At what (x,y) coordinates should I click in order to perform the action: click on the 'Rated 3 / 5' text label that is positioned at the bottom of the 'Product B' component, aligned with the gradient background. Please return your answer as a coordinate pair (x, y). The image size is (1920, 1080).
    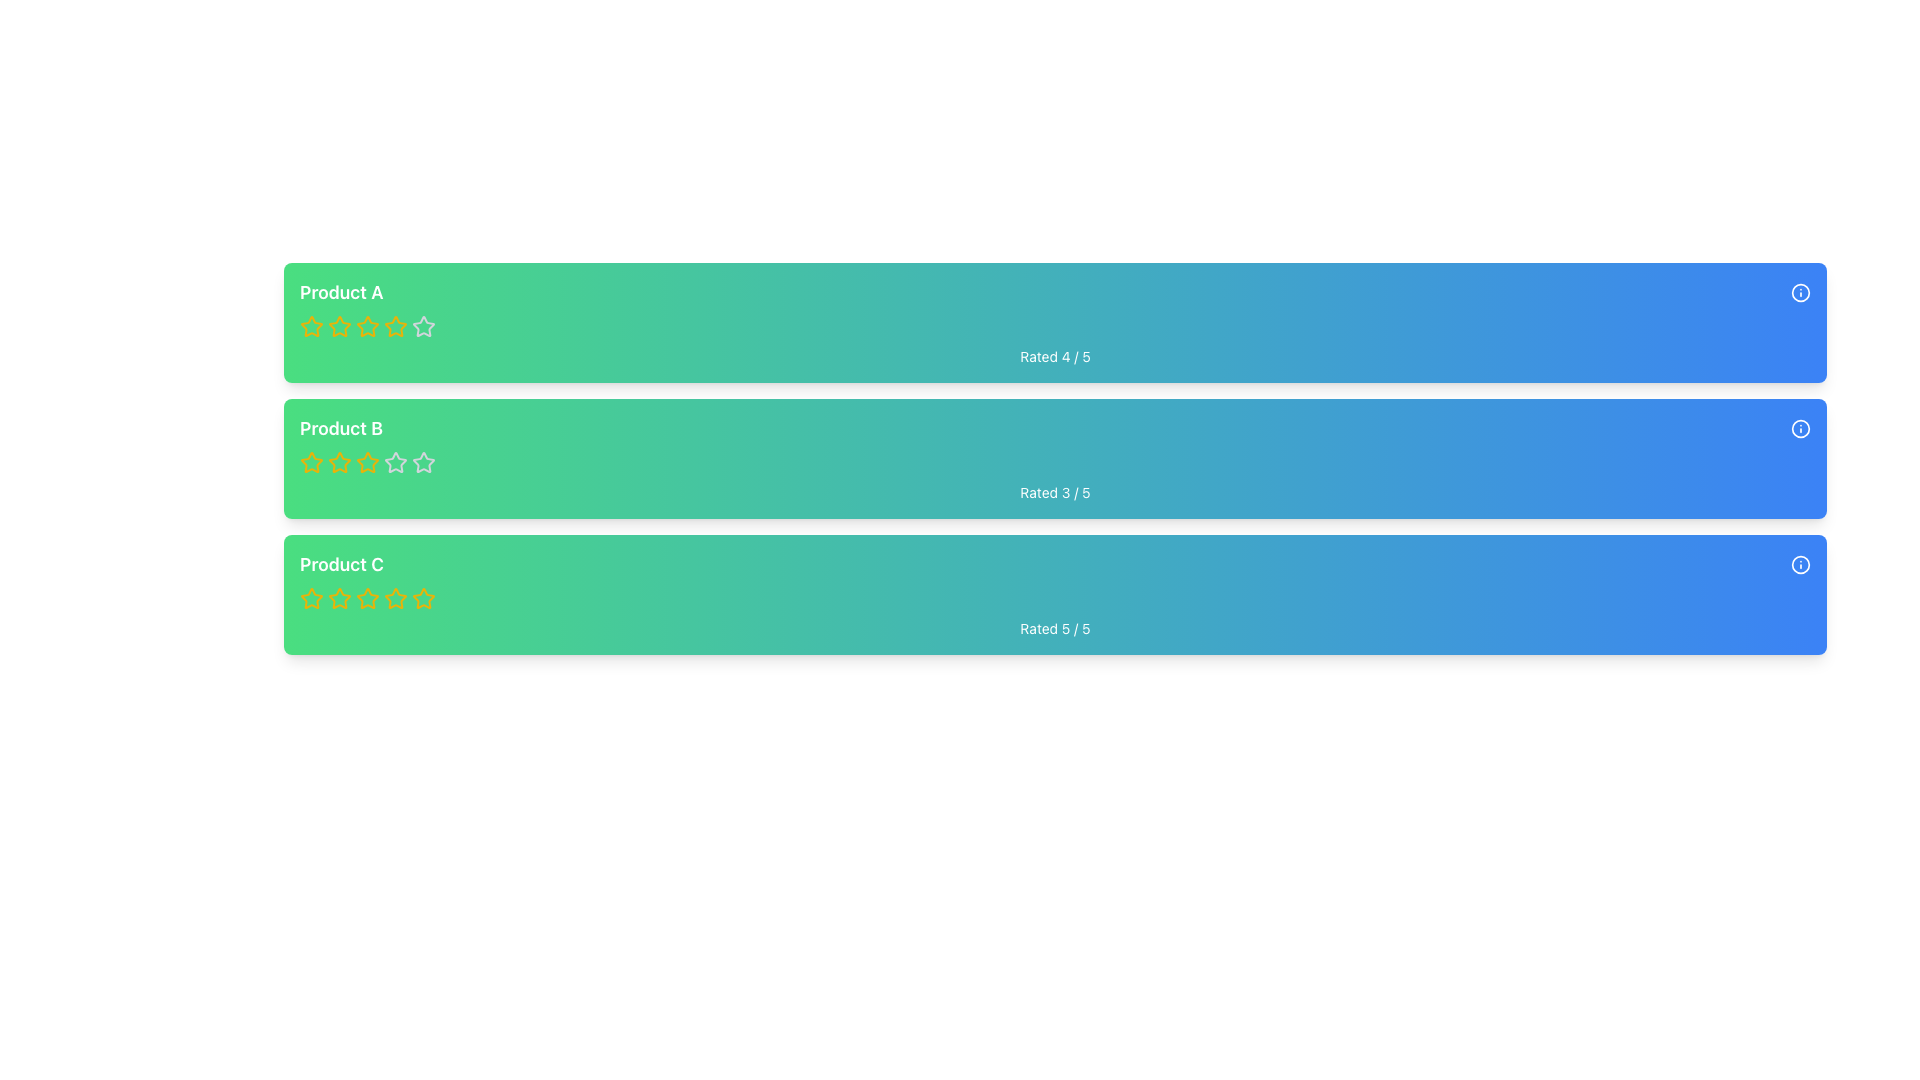
    Looking at the image, I should click on (1054, 493).